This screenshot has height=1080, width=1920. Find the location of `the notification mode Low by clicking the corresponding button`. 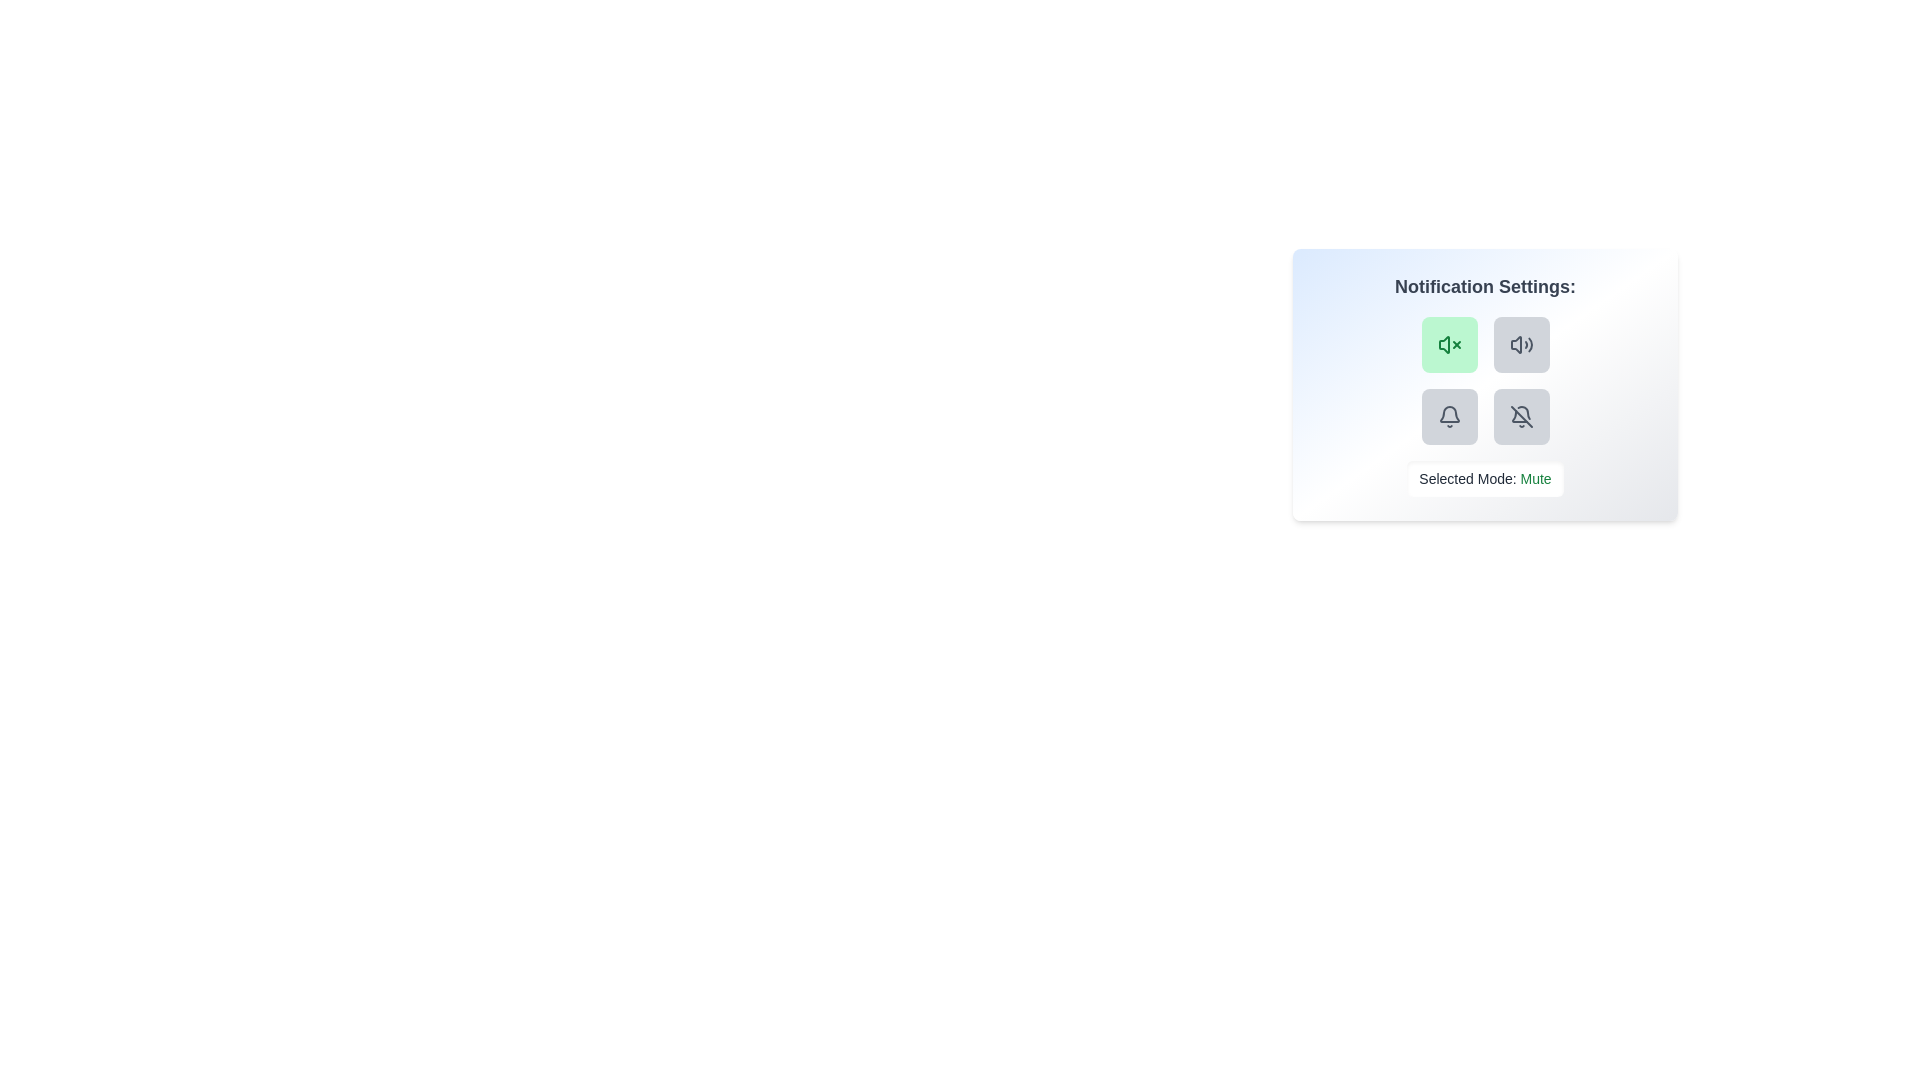

the notification mode Low by clicking the corresponding button is located at coordinates (1520, 343).